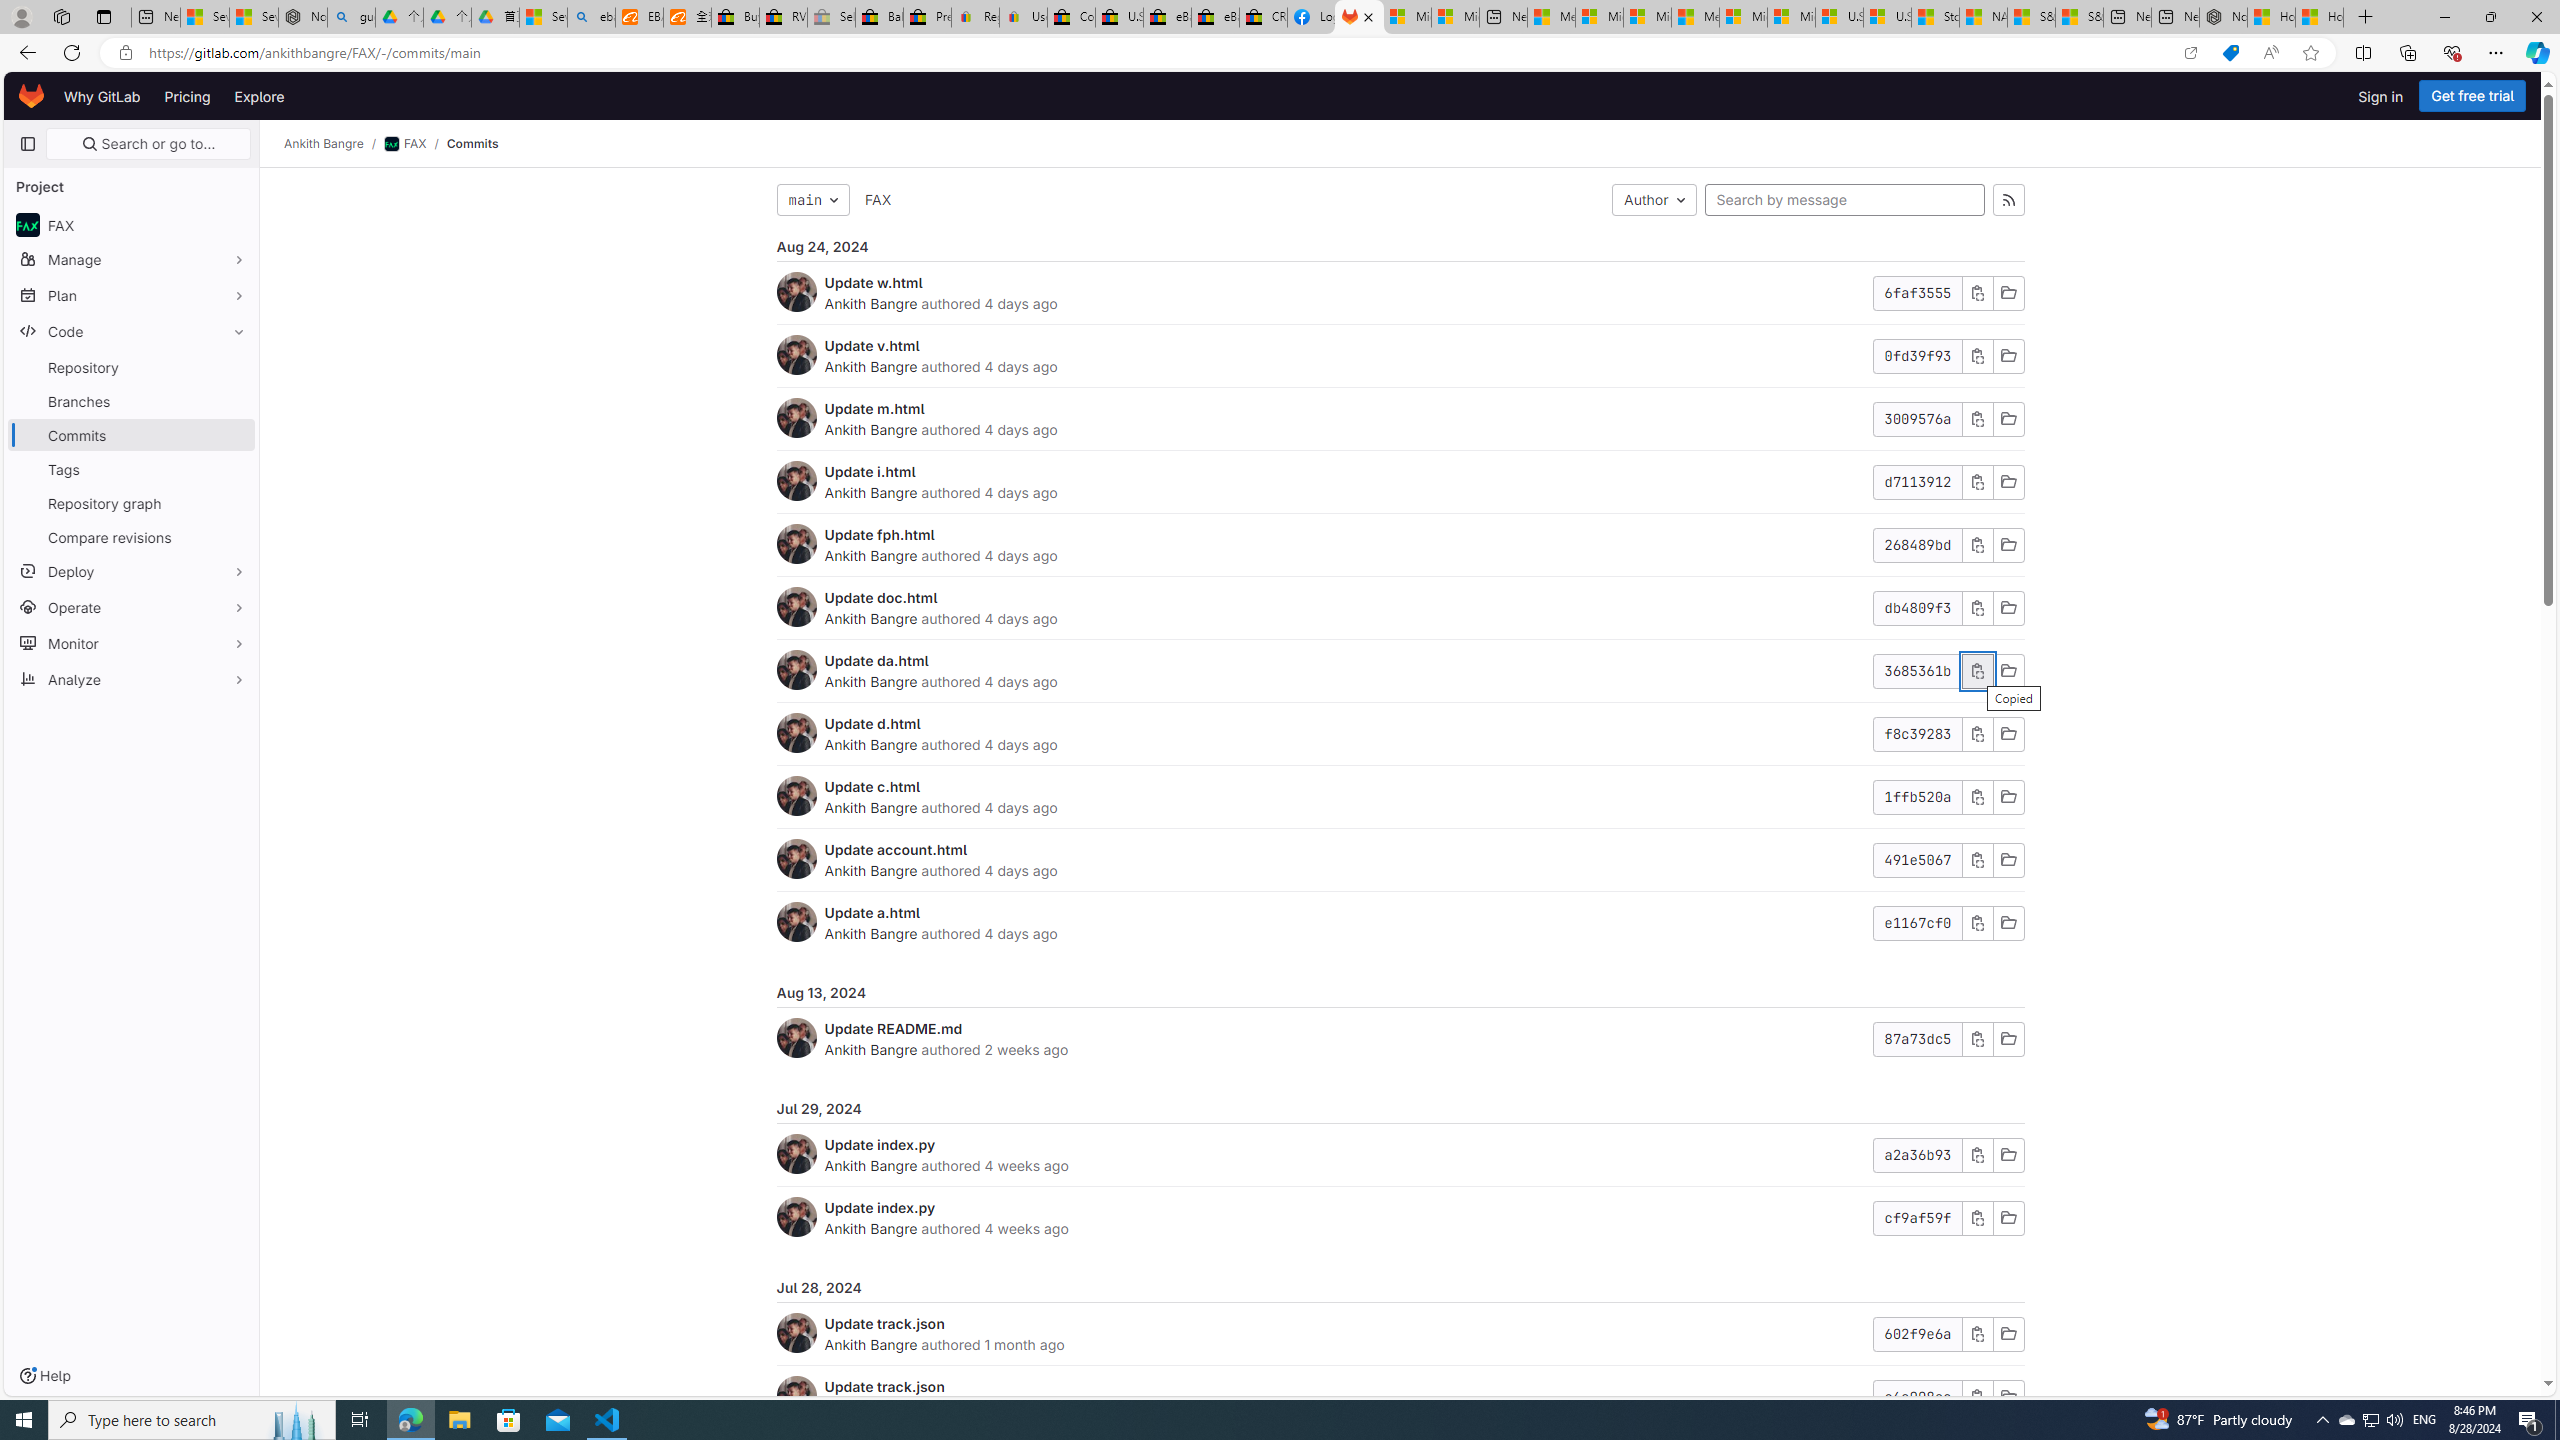 The height and width of the screenshot is (1440, 2560). I want to click on 'Consumer Health Data Privacy Policy - eBay Inc.', so click(1071, 16).